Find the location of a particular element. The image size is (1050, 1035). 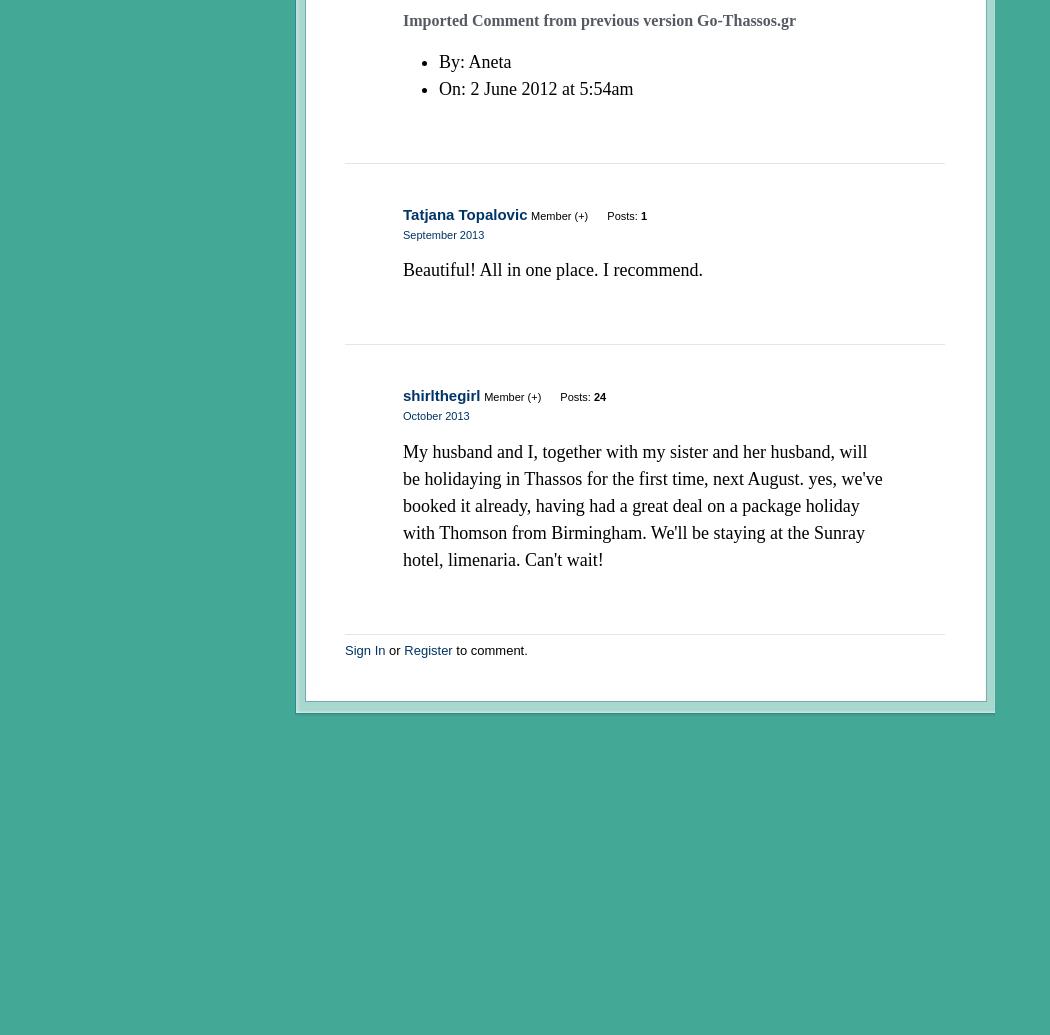

': 2 June 2012 at 5:54am' is located at coordinates (460, 87).